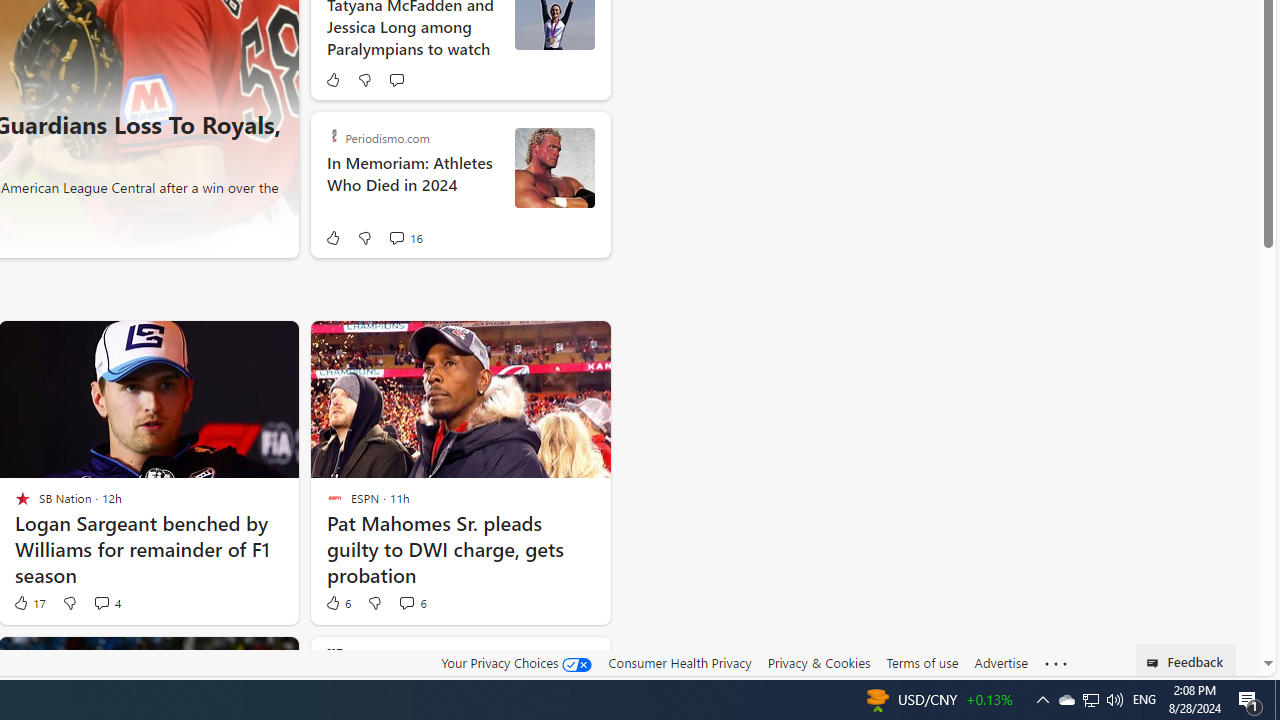 The image size is (1280, 720). I want to click on 'View comments 6 Comment', so click(405, 601).